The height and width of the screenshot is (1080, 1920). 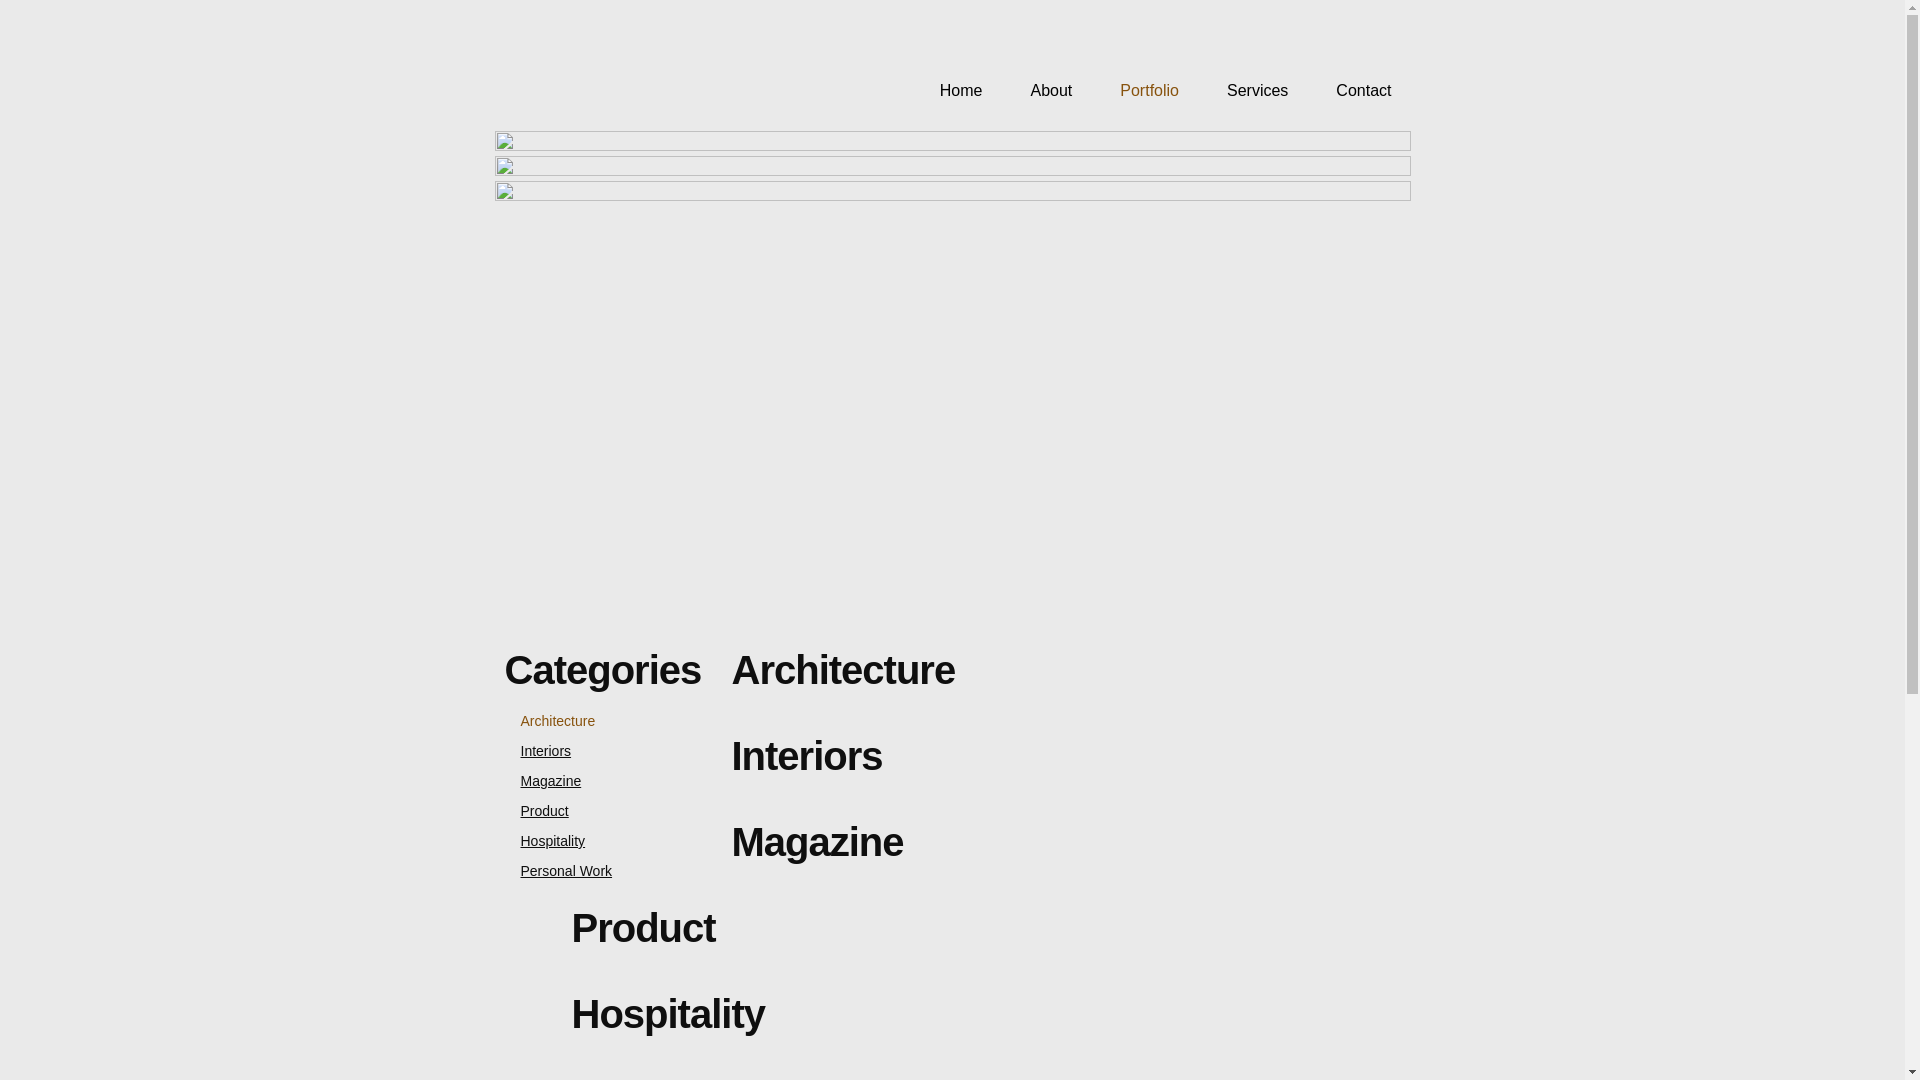 What do you see at coordinates (549, 721) in the screenshot?
I see `'Architecture'` at bounding box center [549, 721].